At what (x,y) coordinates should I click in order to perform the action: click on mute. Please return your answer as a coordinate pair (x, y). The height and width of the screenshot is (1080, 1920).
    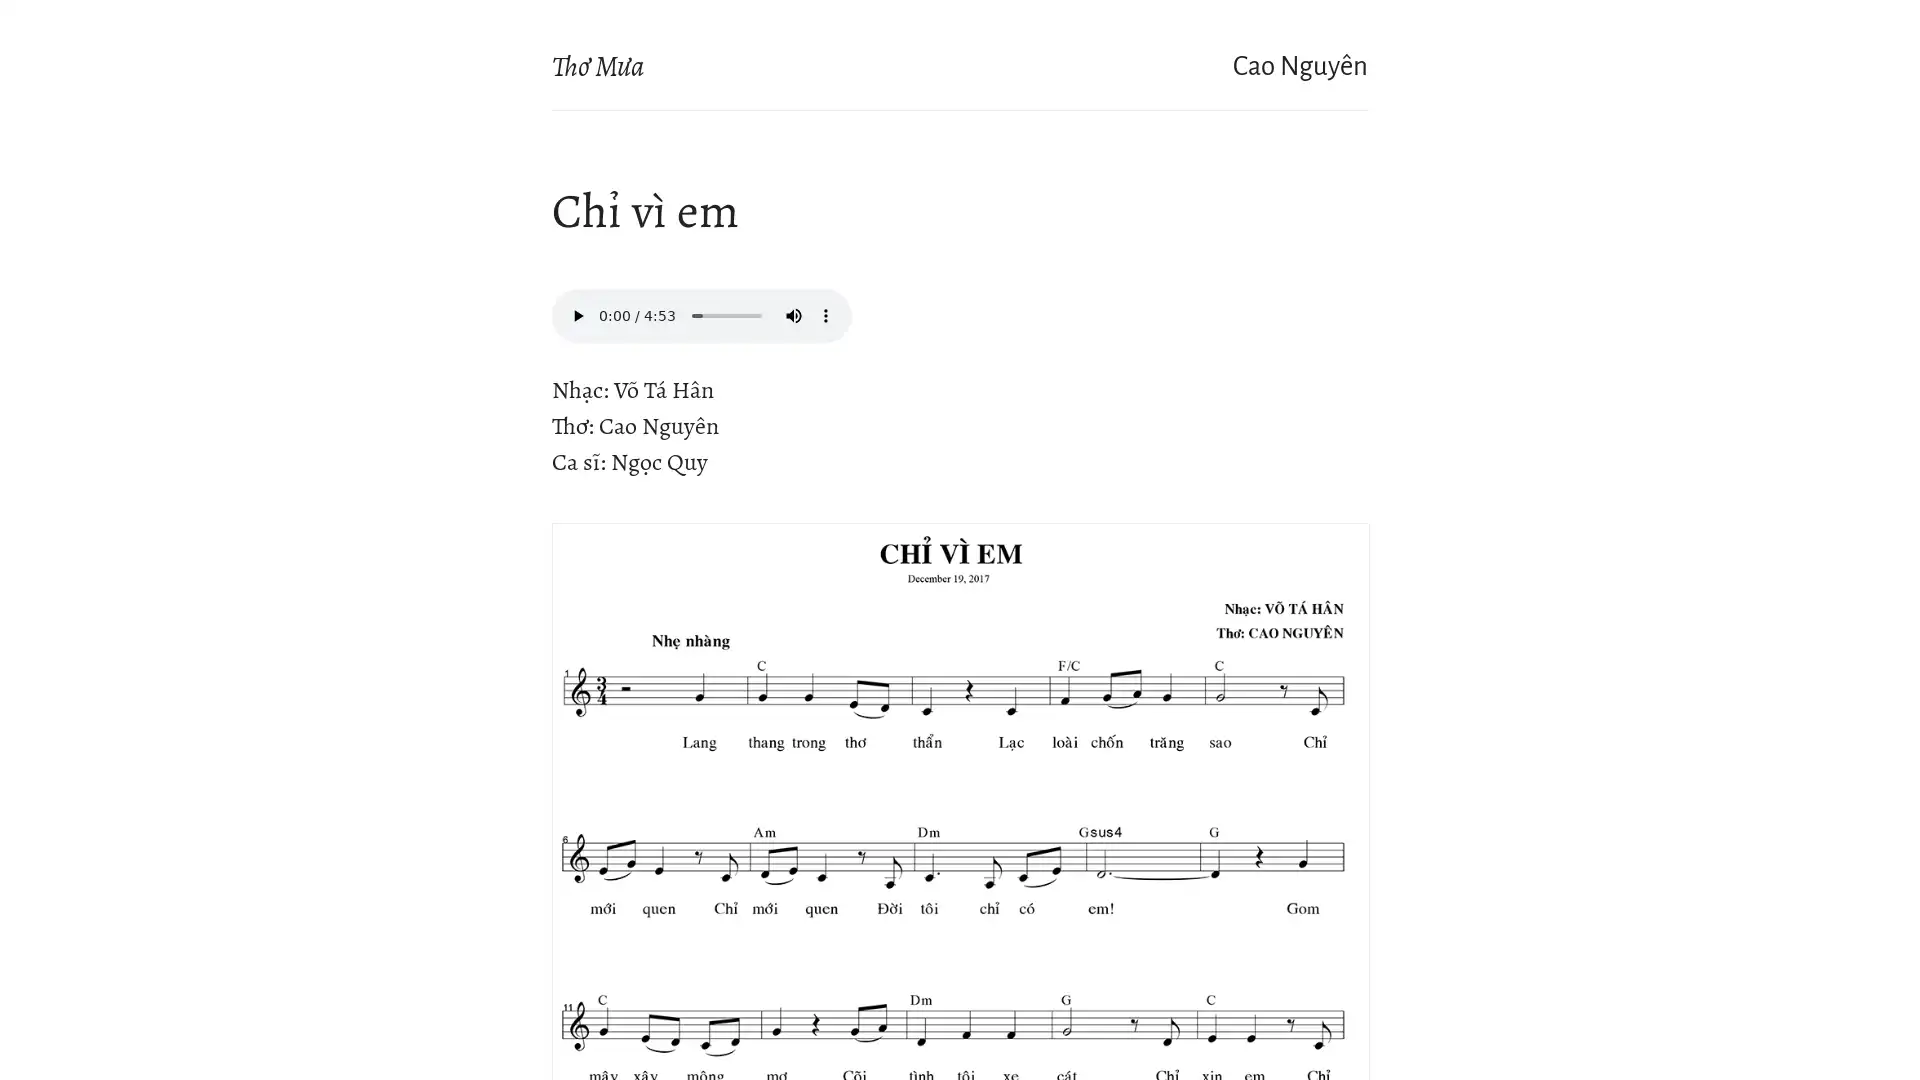
    Looking at the image, I should click on (792, 315).